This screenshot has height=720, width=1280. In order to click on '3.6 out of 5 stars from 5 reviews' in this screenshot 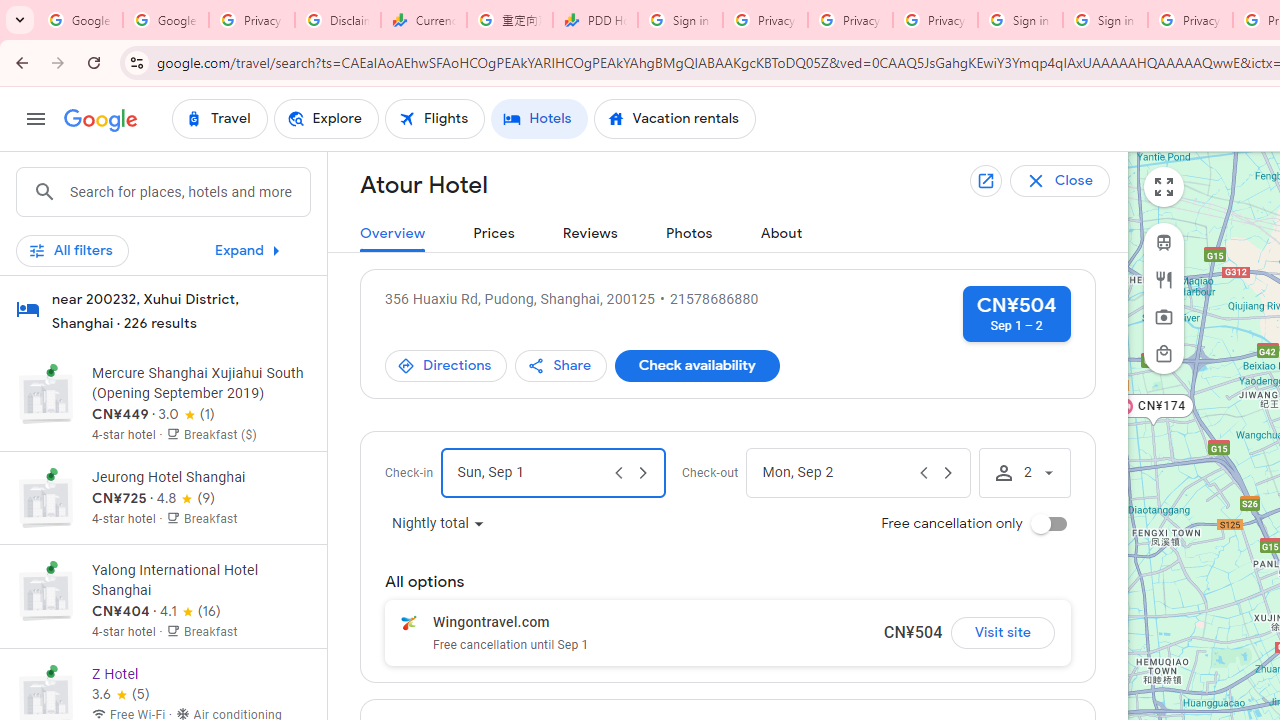, I will do `click(119, 693)`.